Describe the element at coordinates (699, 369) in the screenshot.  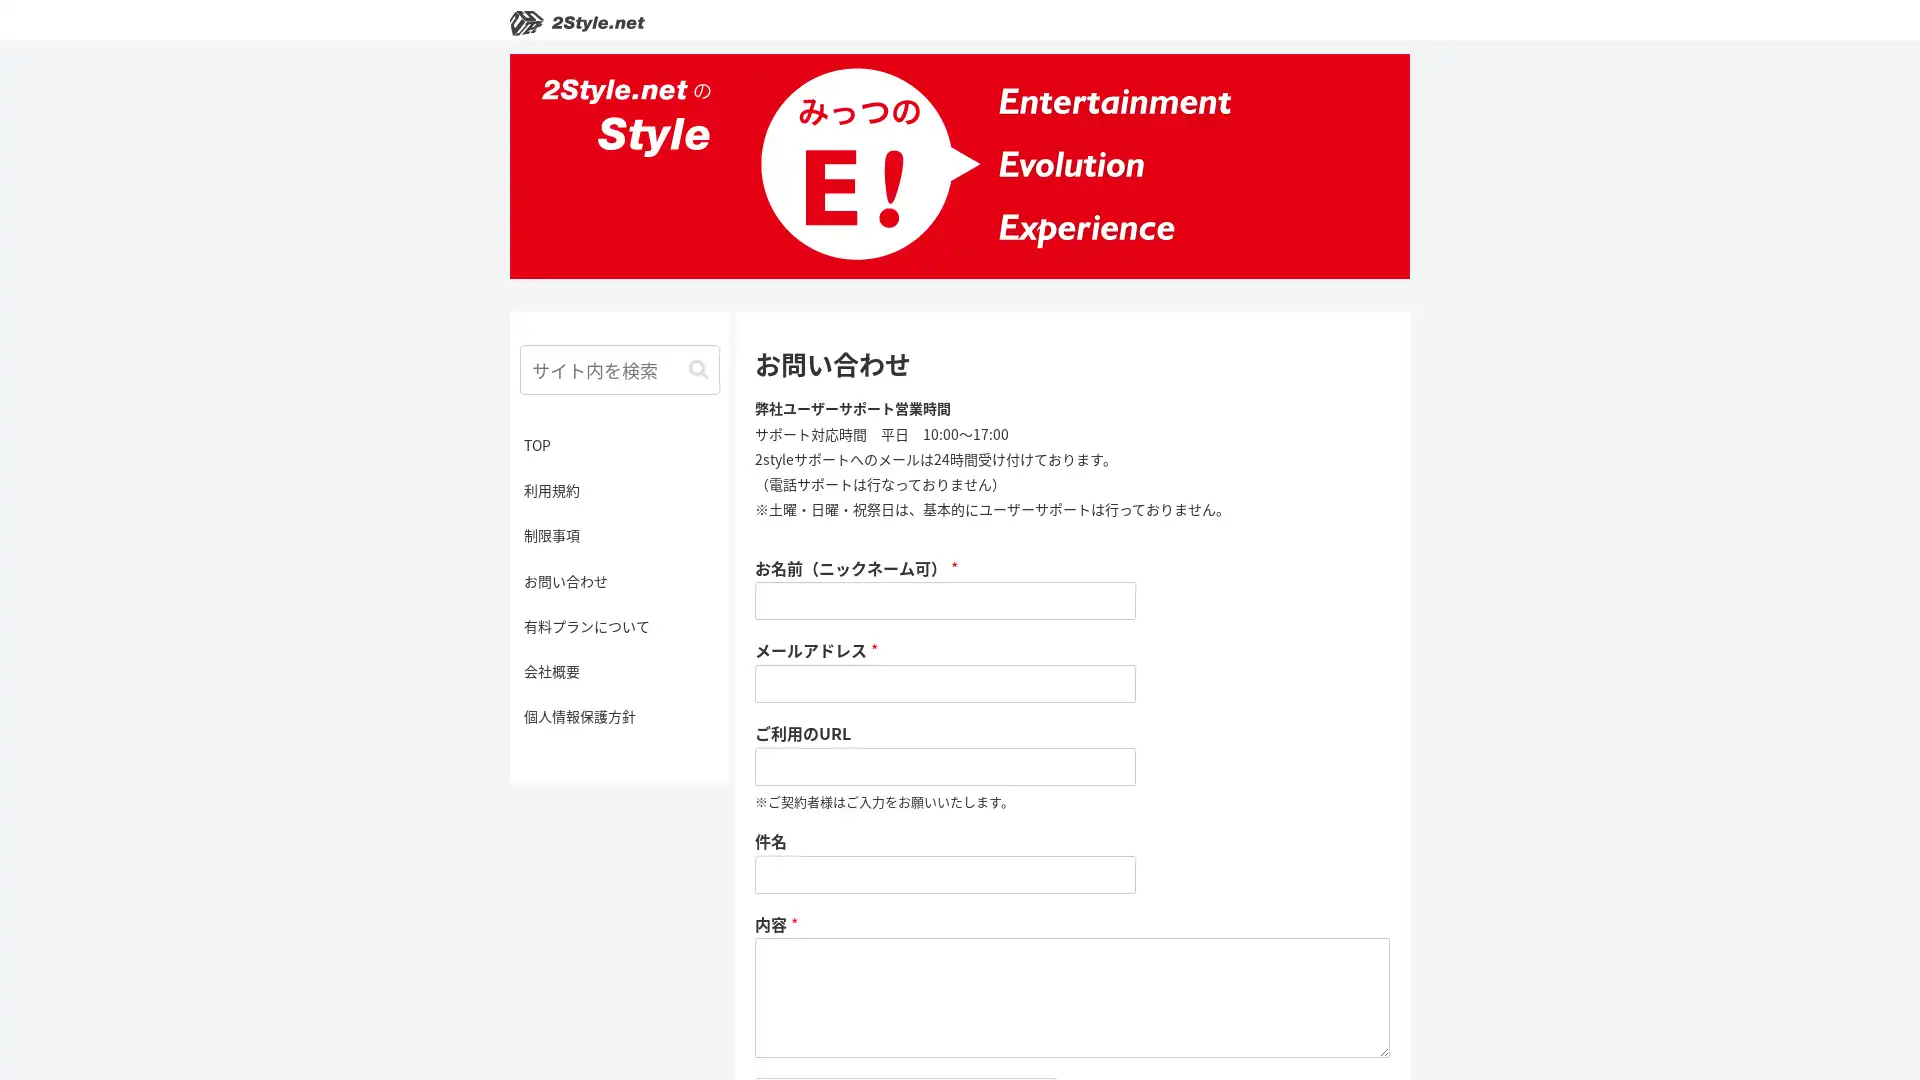
I see `button` at that location.